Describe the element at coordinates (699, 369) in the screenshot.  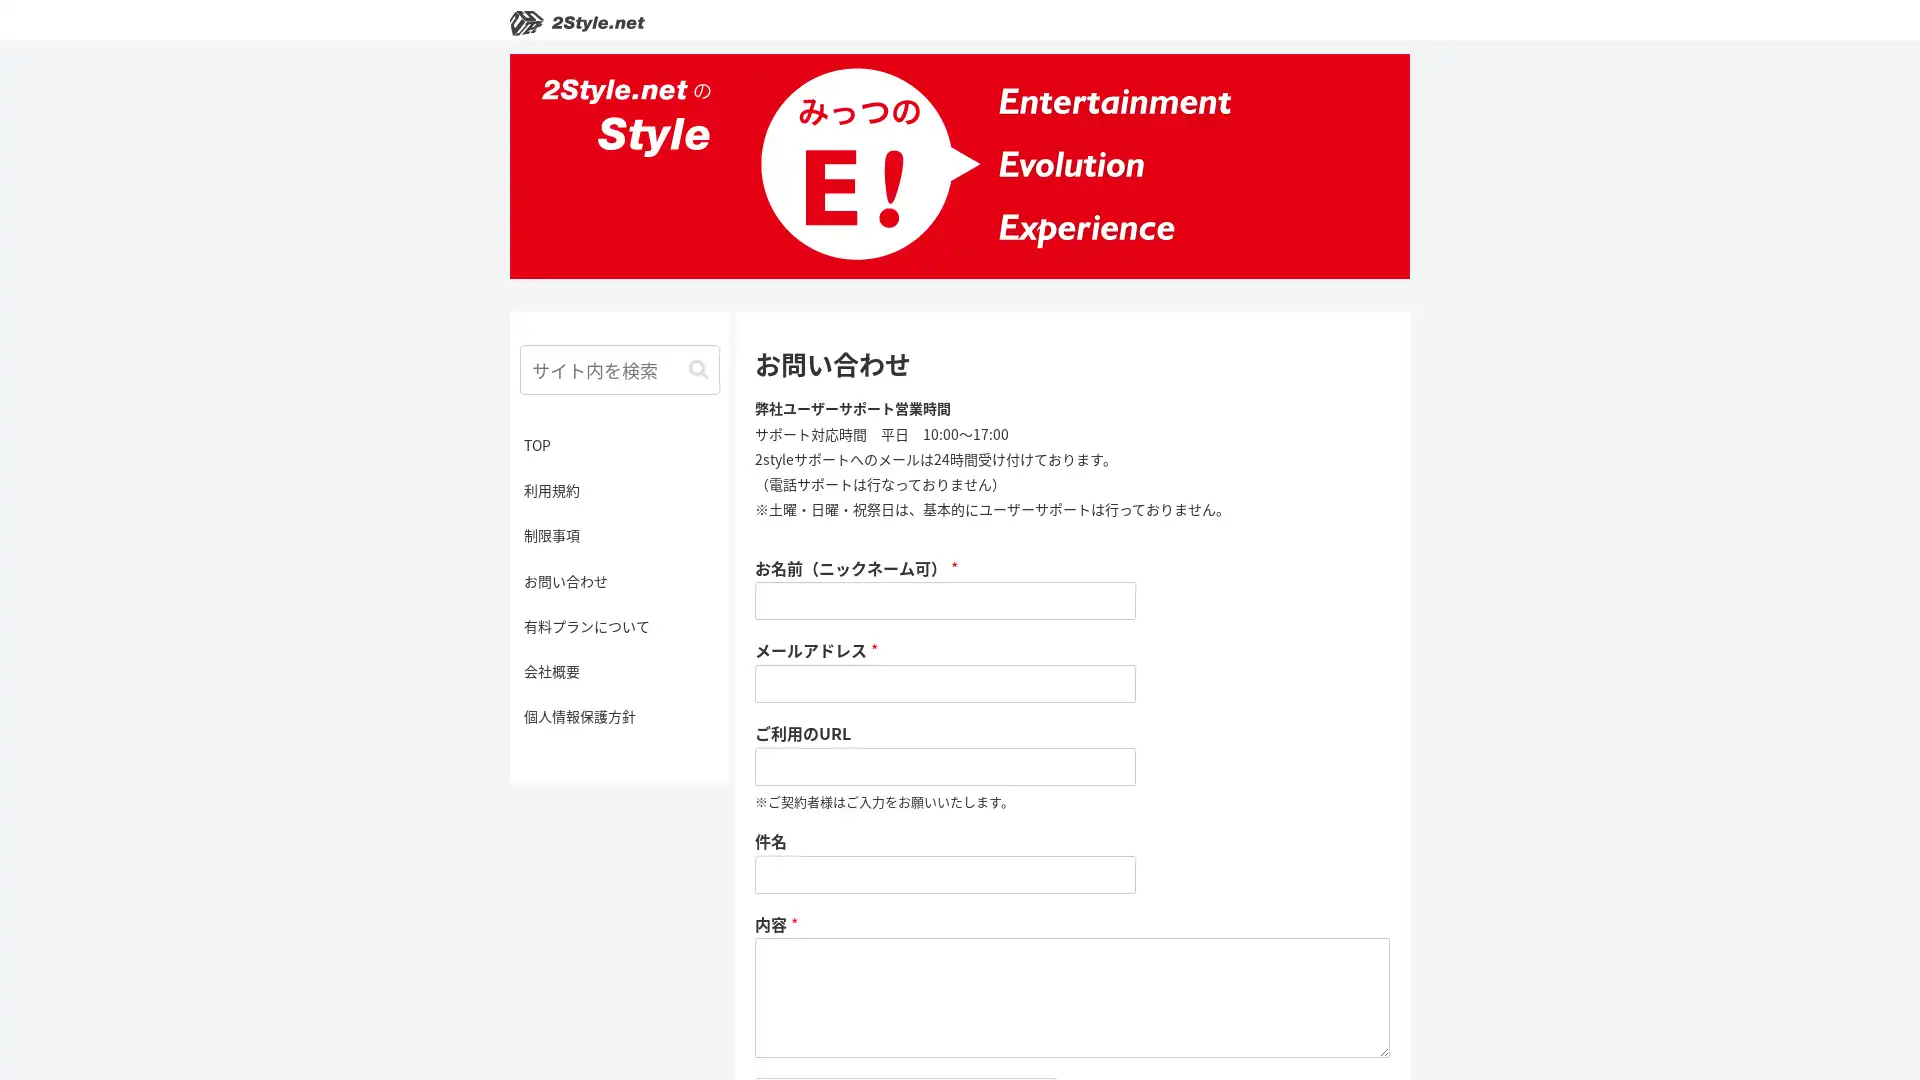
I see `button` at that location.